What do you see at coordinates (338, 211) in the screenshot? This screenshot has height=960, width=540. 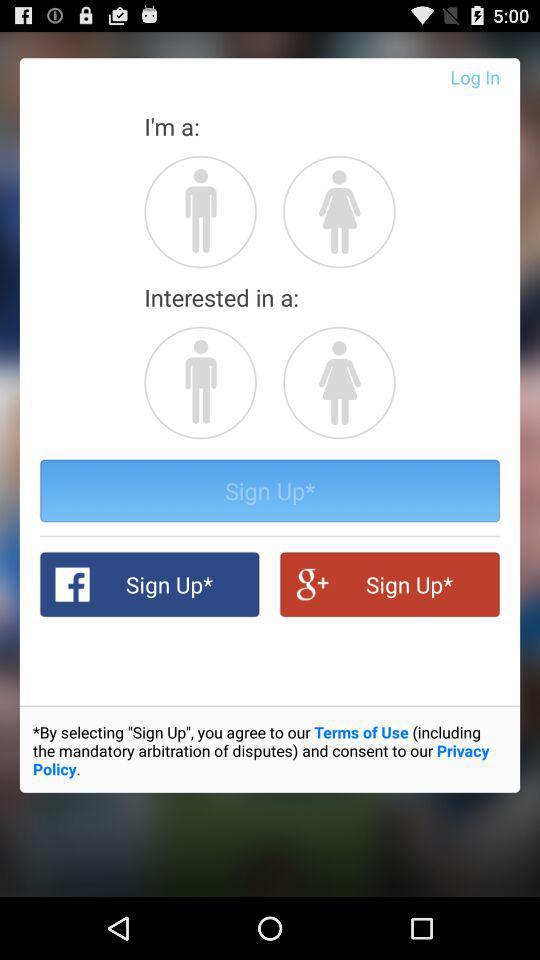 I see `last icon below im a` at bounding box center [338, 211].